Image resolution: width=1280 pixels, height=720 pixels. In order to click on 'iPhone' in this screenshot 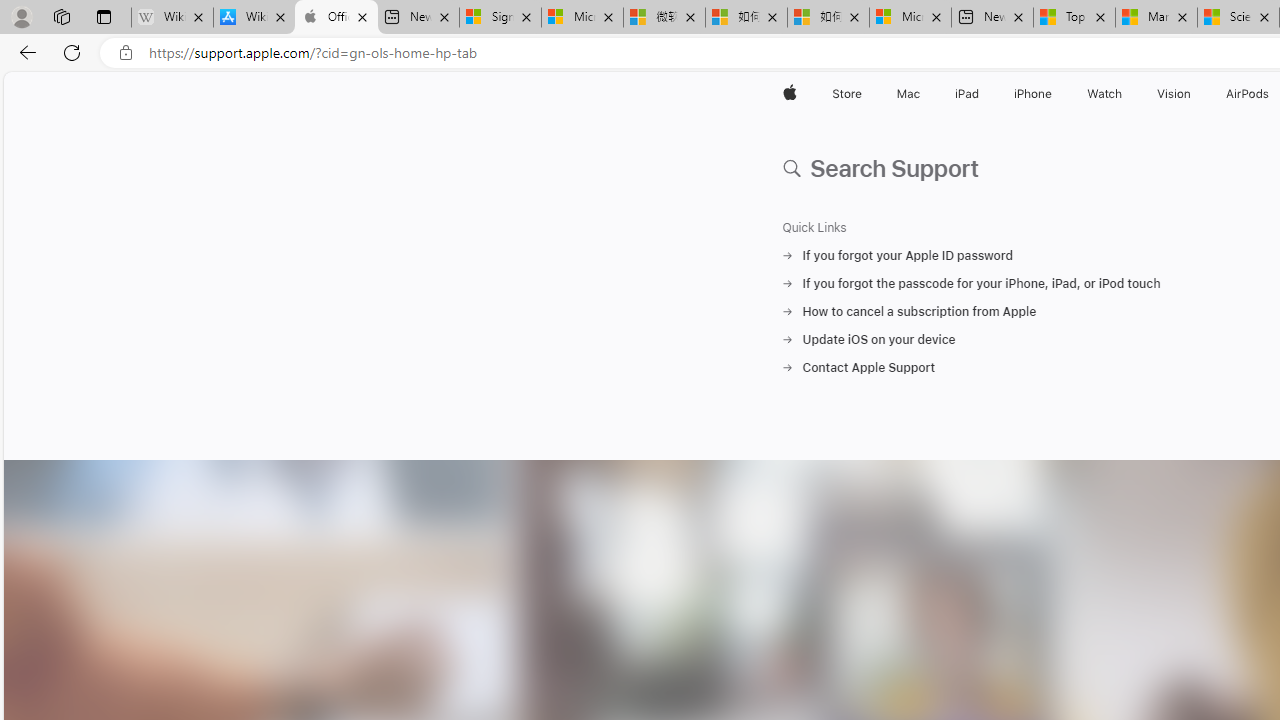, I will do `click(1033, 93)`.